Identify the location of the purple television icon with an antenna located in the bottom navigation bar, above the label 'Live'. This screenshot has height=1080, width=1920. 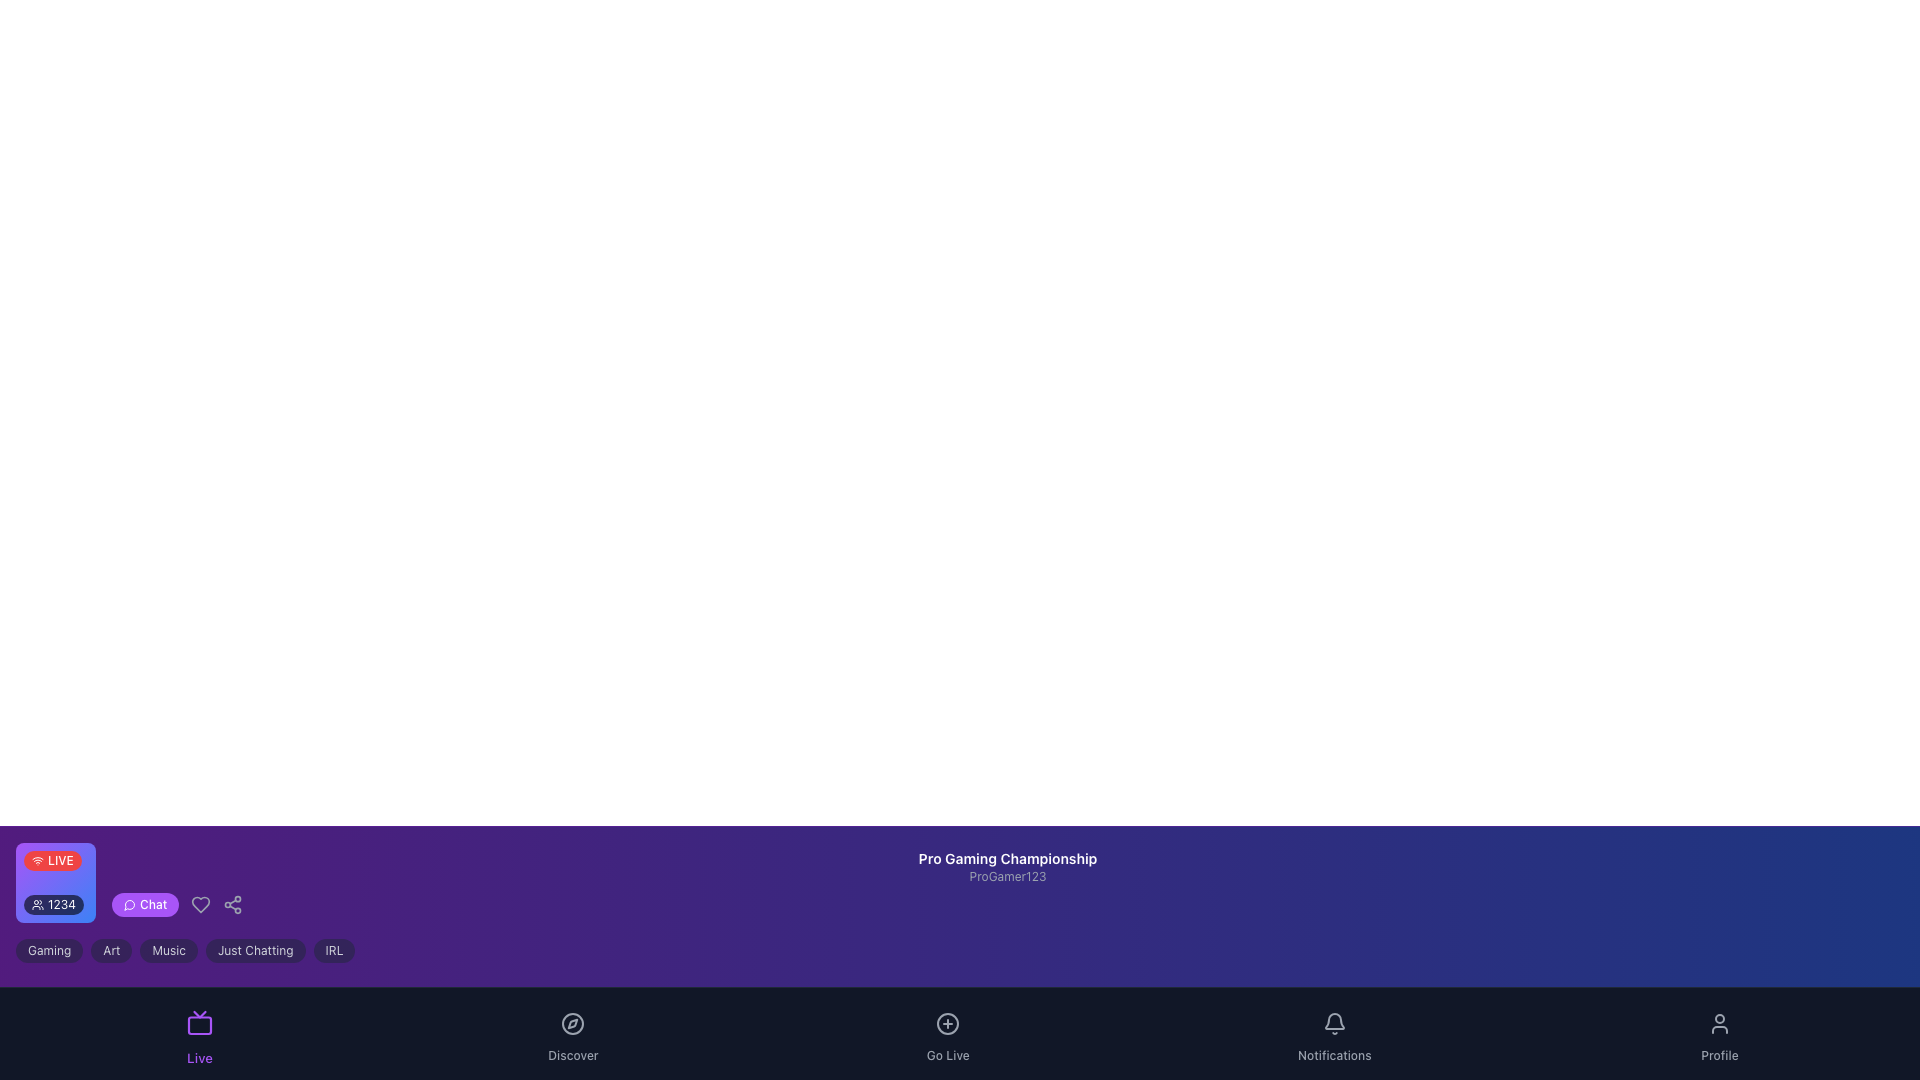
(200, 1022).